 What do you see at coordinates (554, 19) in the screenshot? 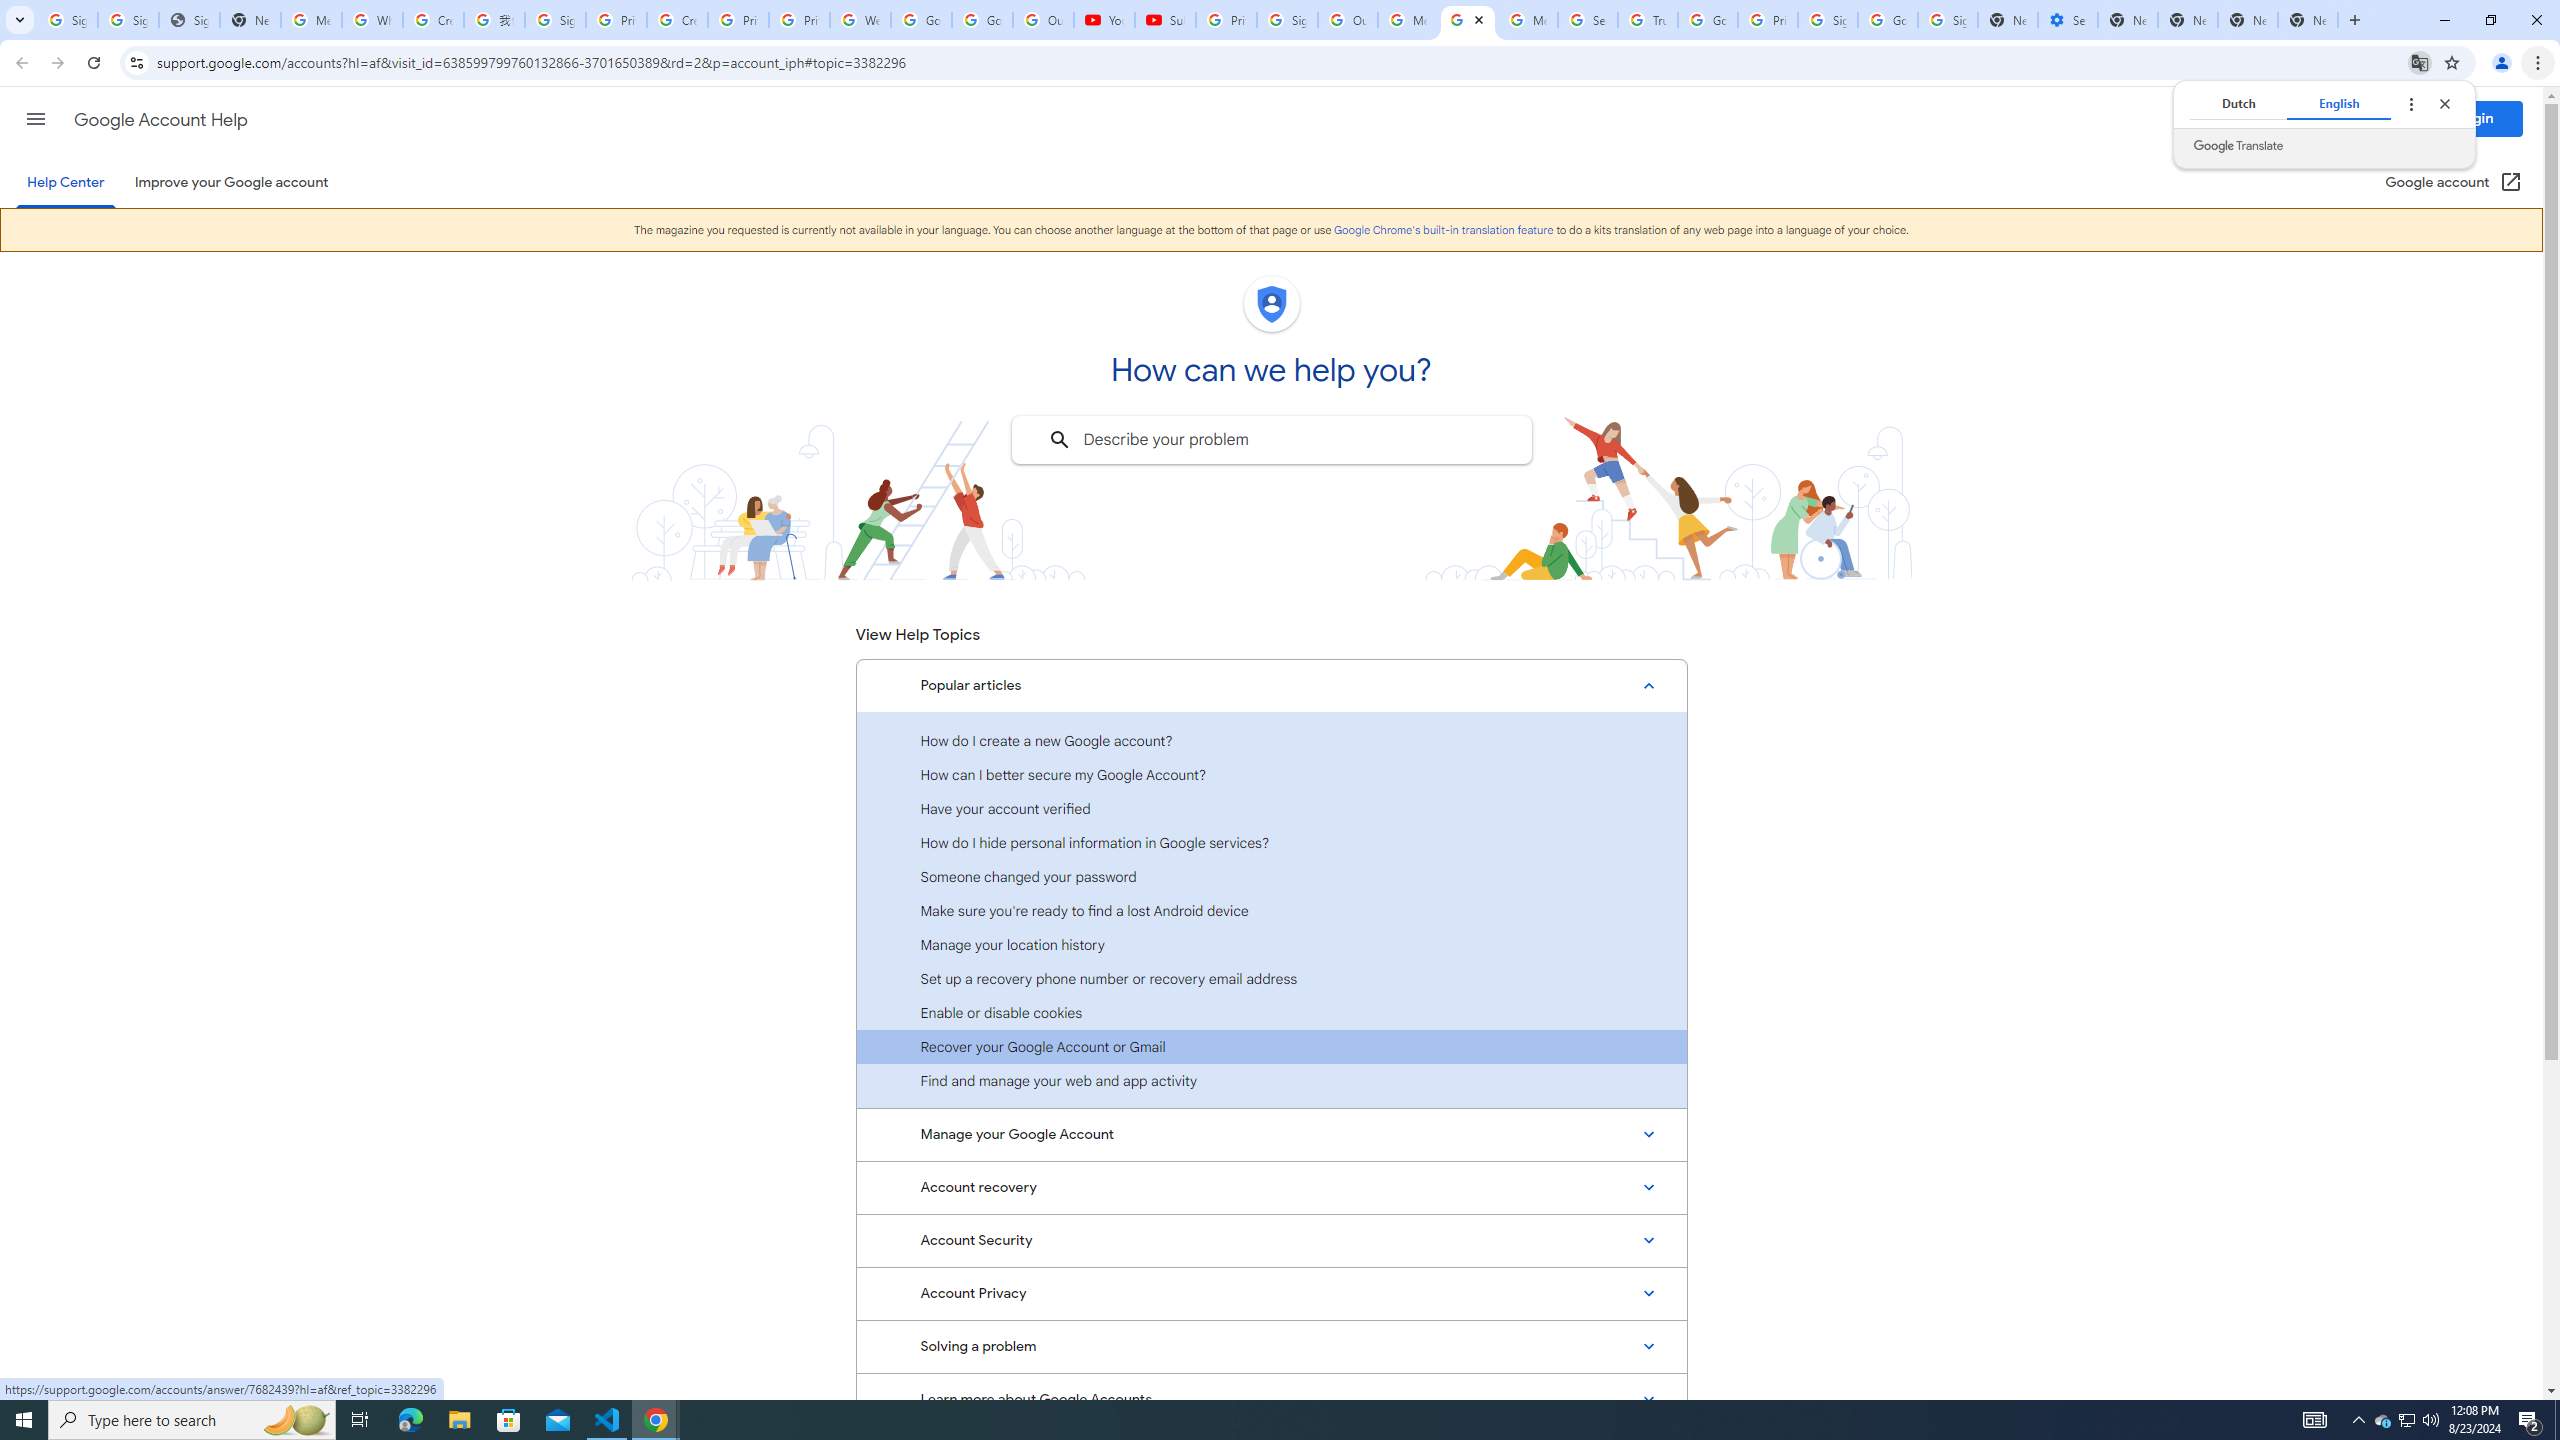
I see `'Sign in - Google Accounts'` at bounding box center [554, 19].